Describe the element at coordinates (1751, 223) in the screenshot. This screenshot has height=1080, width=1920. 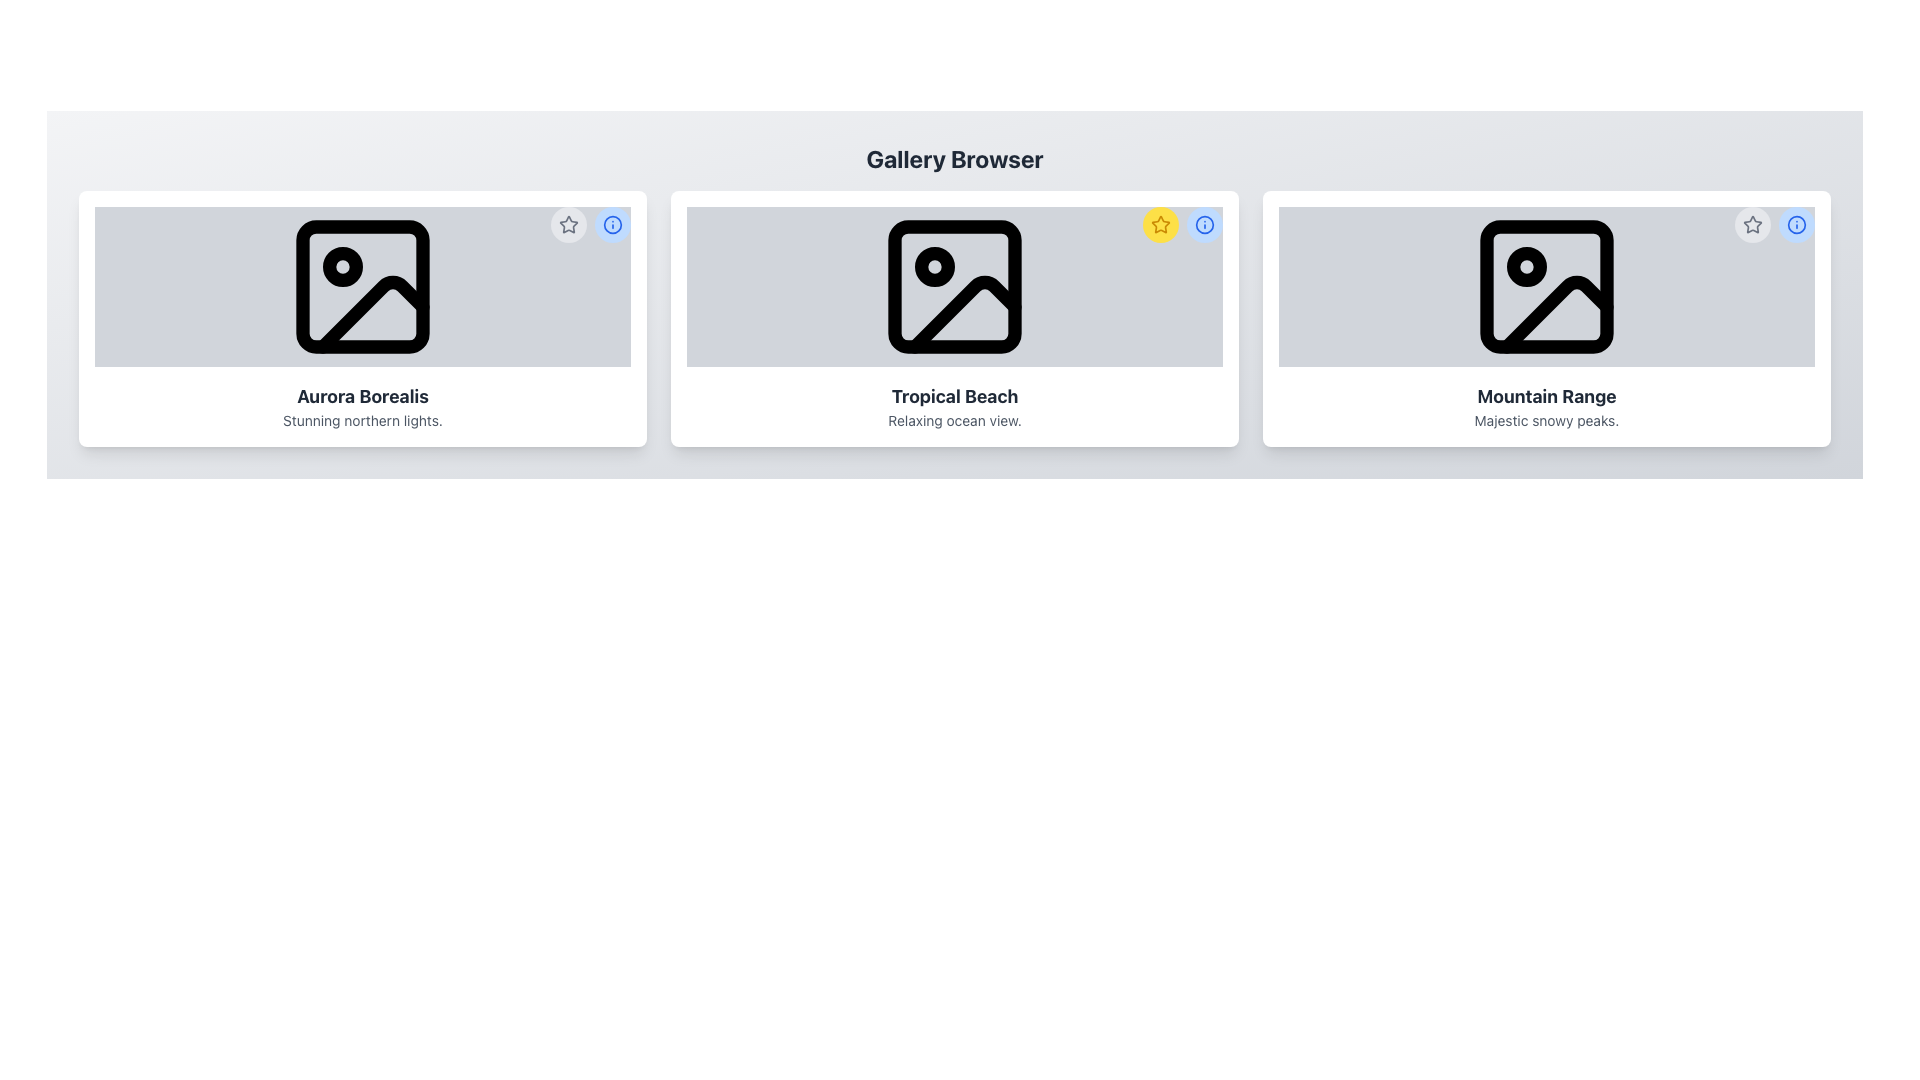
I see `the star icon with a hollow outline next to the 'Mountain Range' gallery item to mark it as favorite` at that location.